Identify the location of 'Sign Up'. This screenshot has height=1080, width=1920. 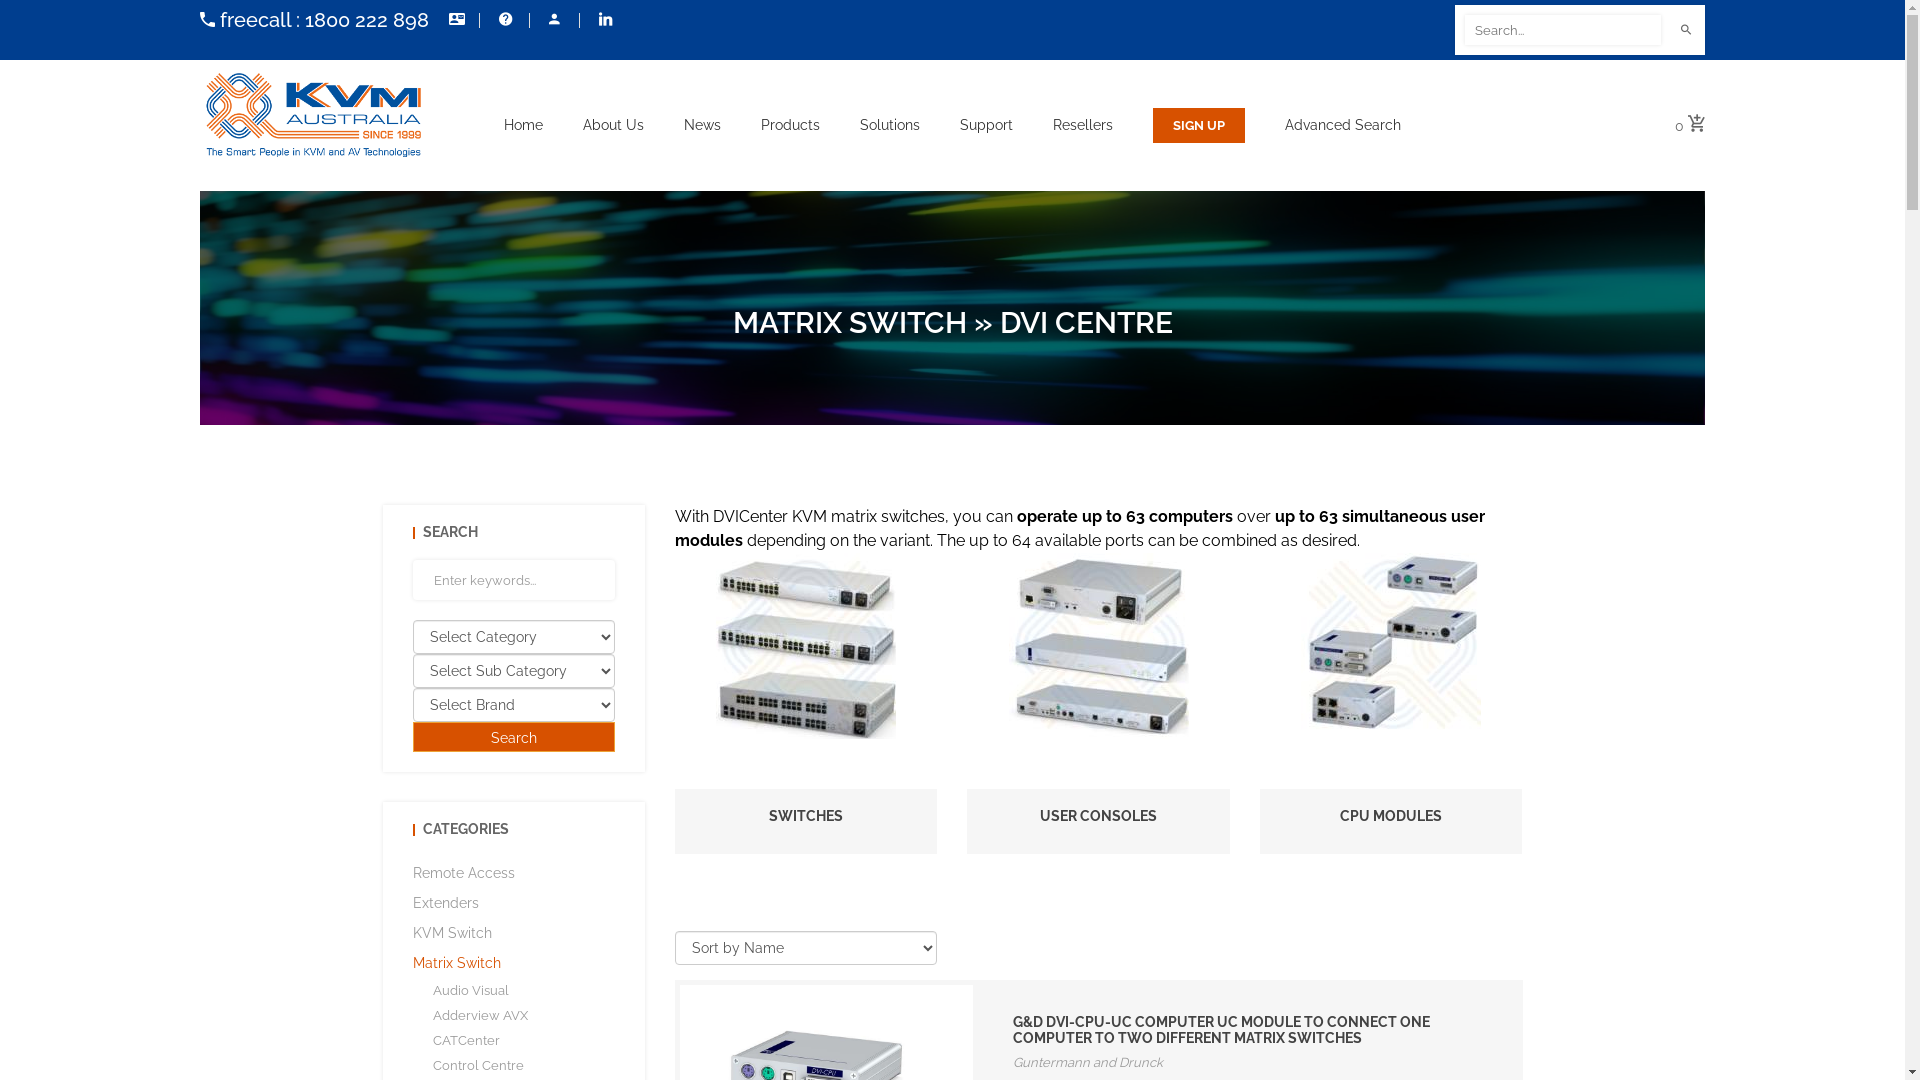
(1199, 125).